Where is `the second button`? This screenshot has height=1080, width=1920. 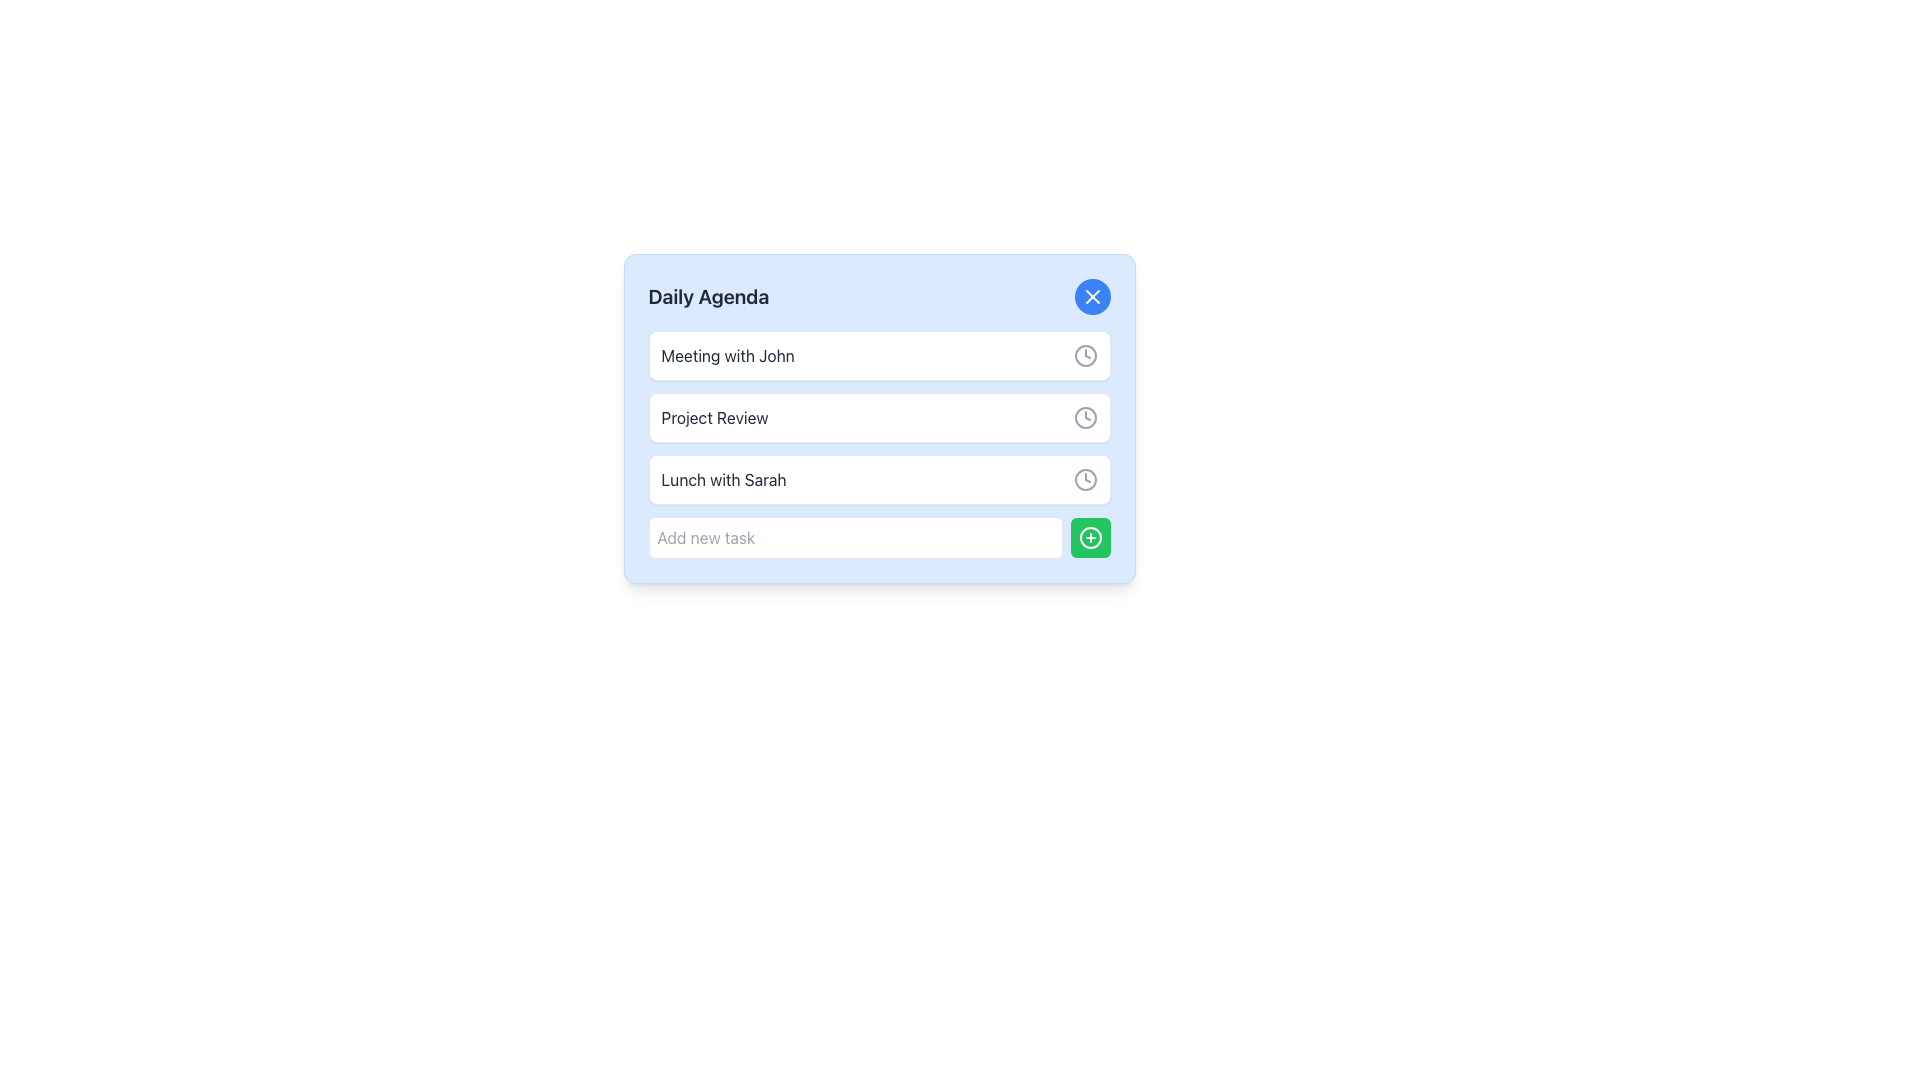
the second button is located at coordinates (1089, 536).